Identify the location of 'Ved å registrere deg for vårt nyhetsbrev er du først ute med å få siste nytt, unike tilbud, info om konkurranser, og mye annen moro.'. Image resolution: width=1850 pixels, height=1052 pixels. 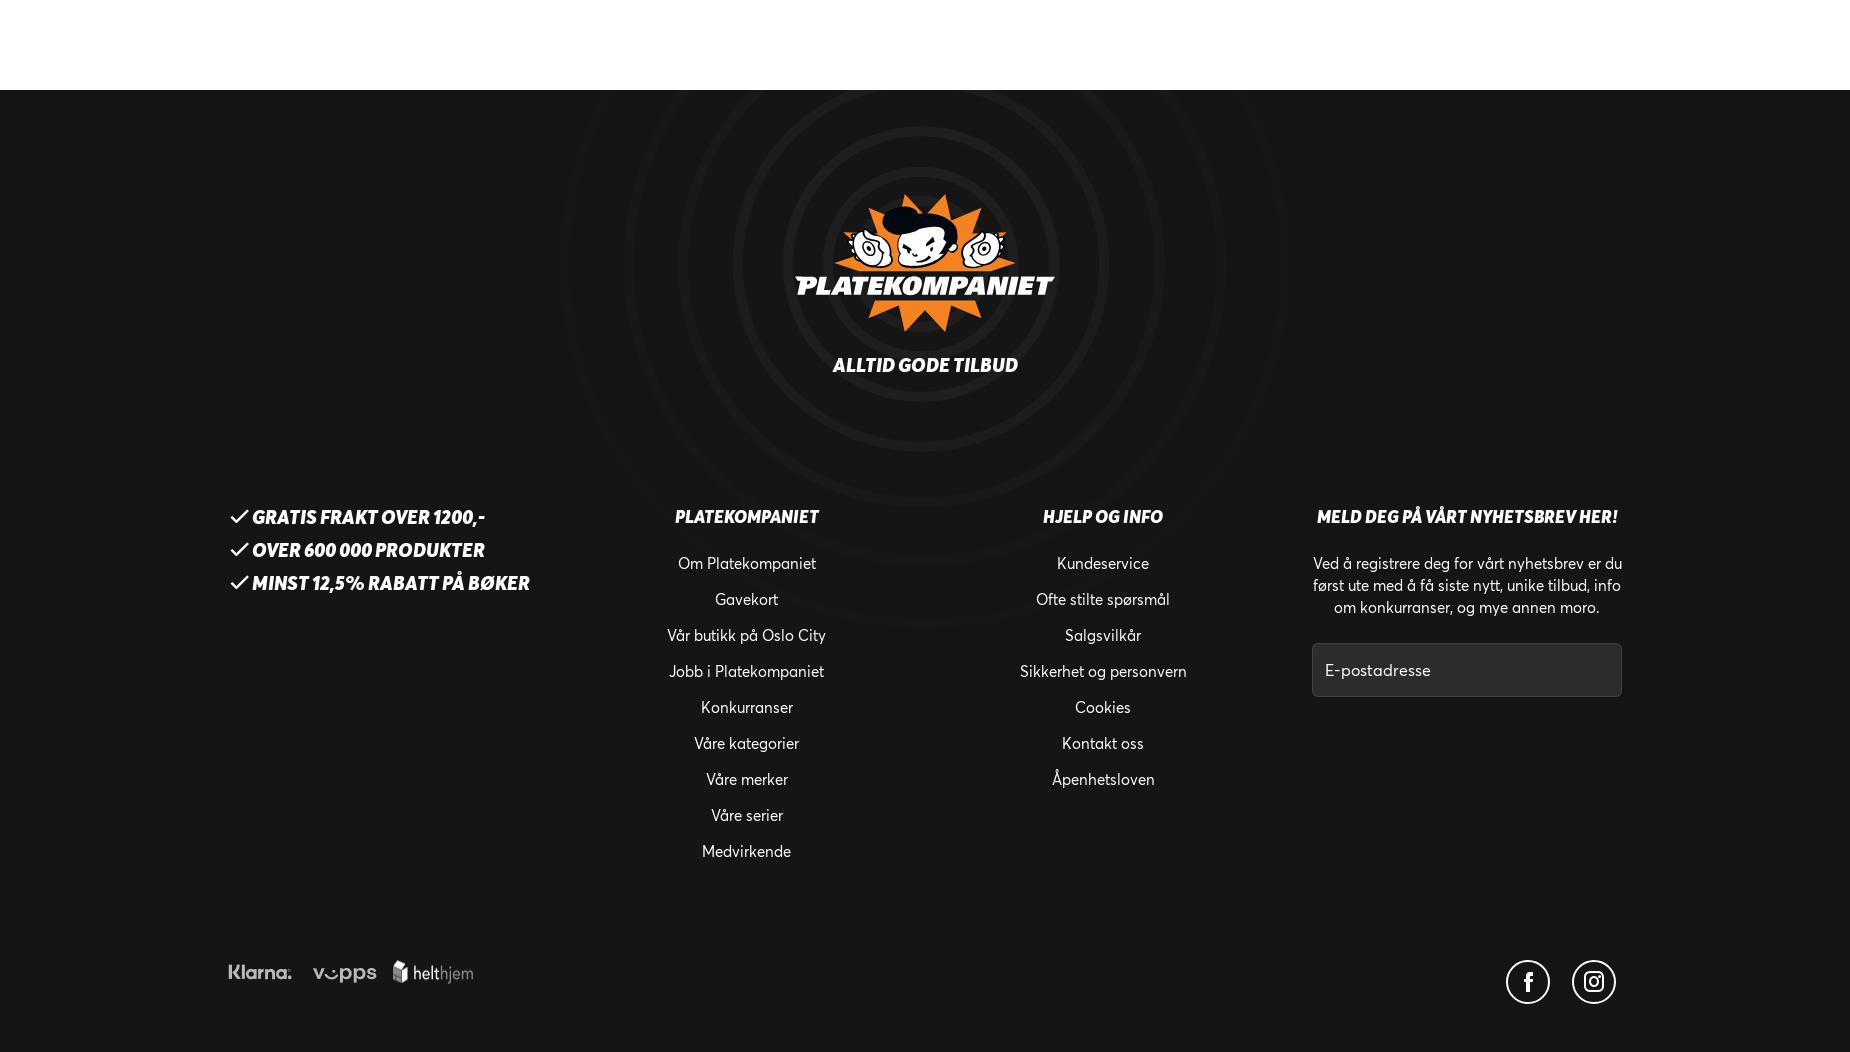
(1466, 584).